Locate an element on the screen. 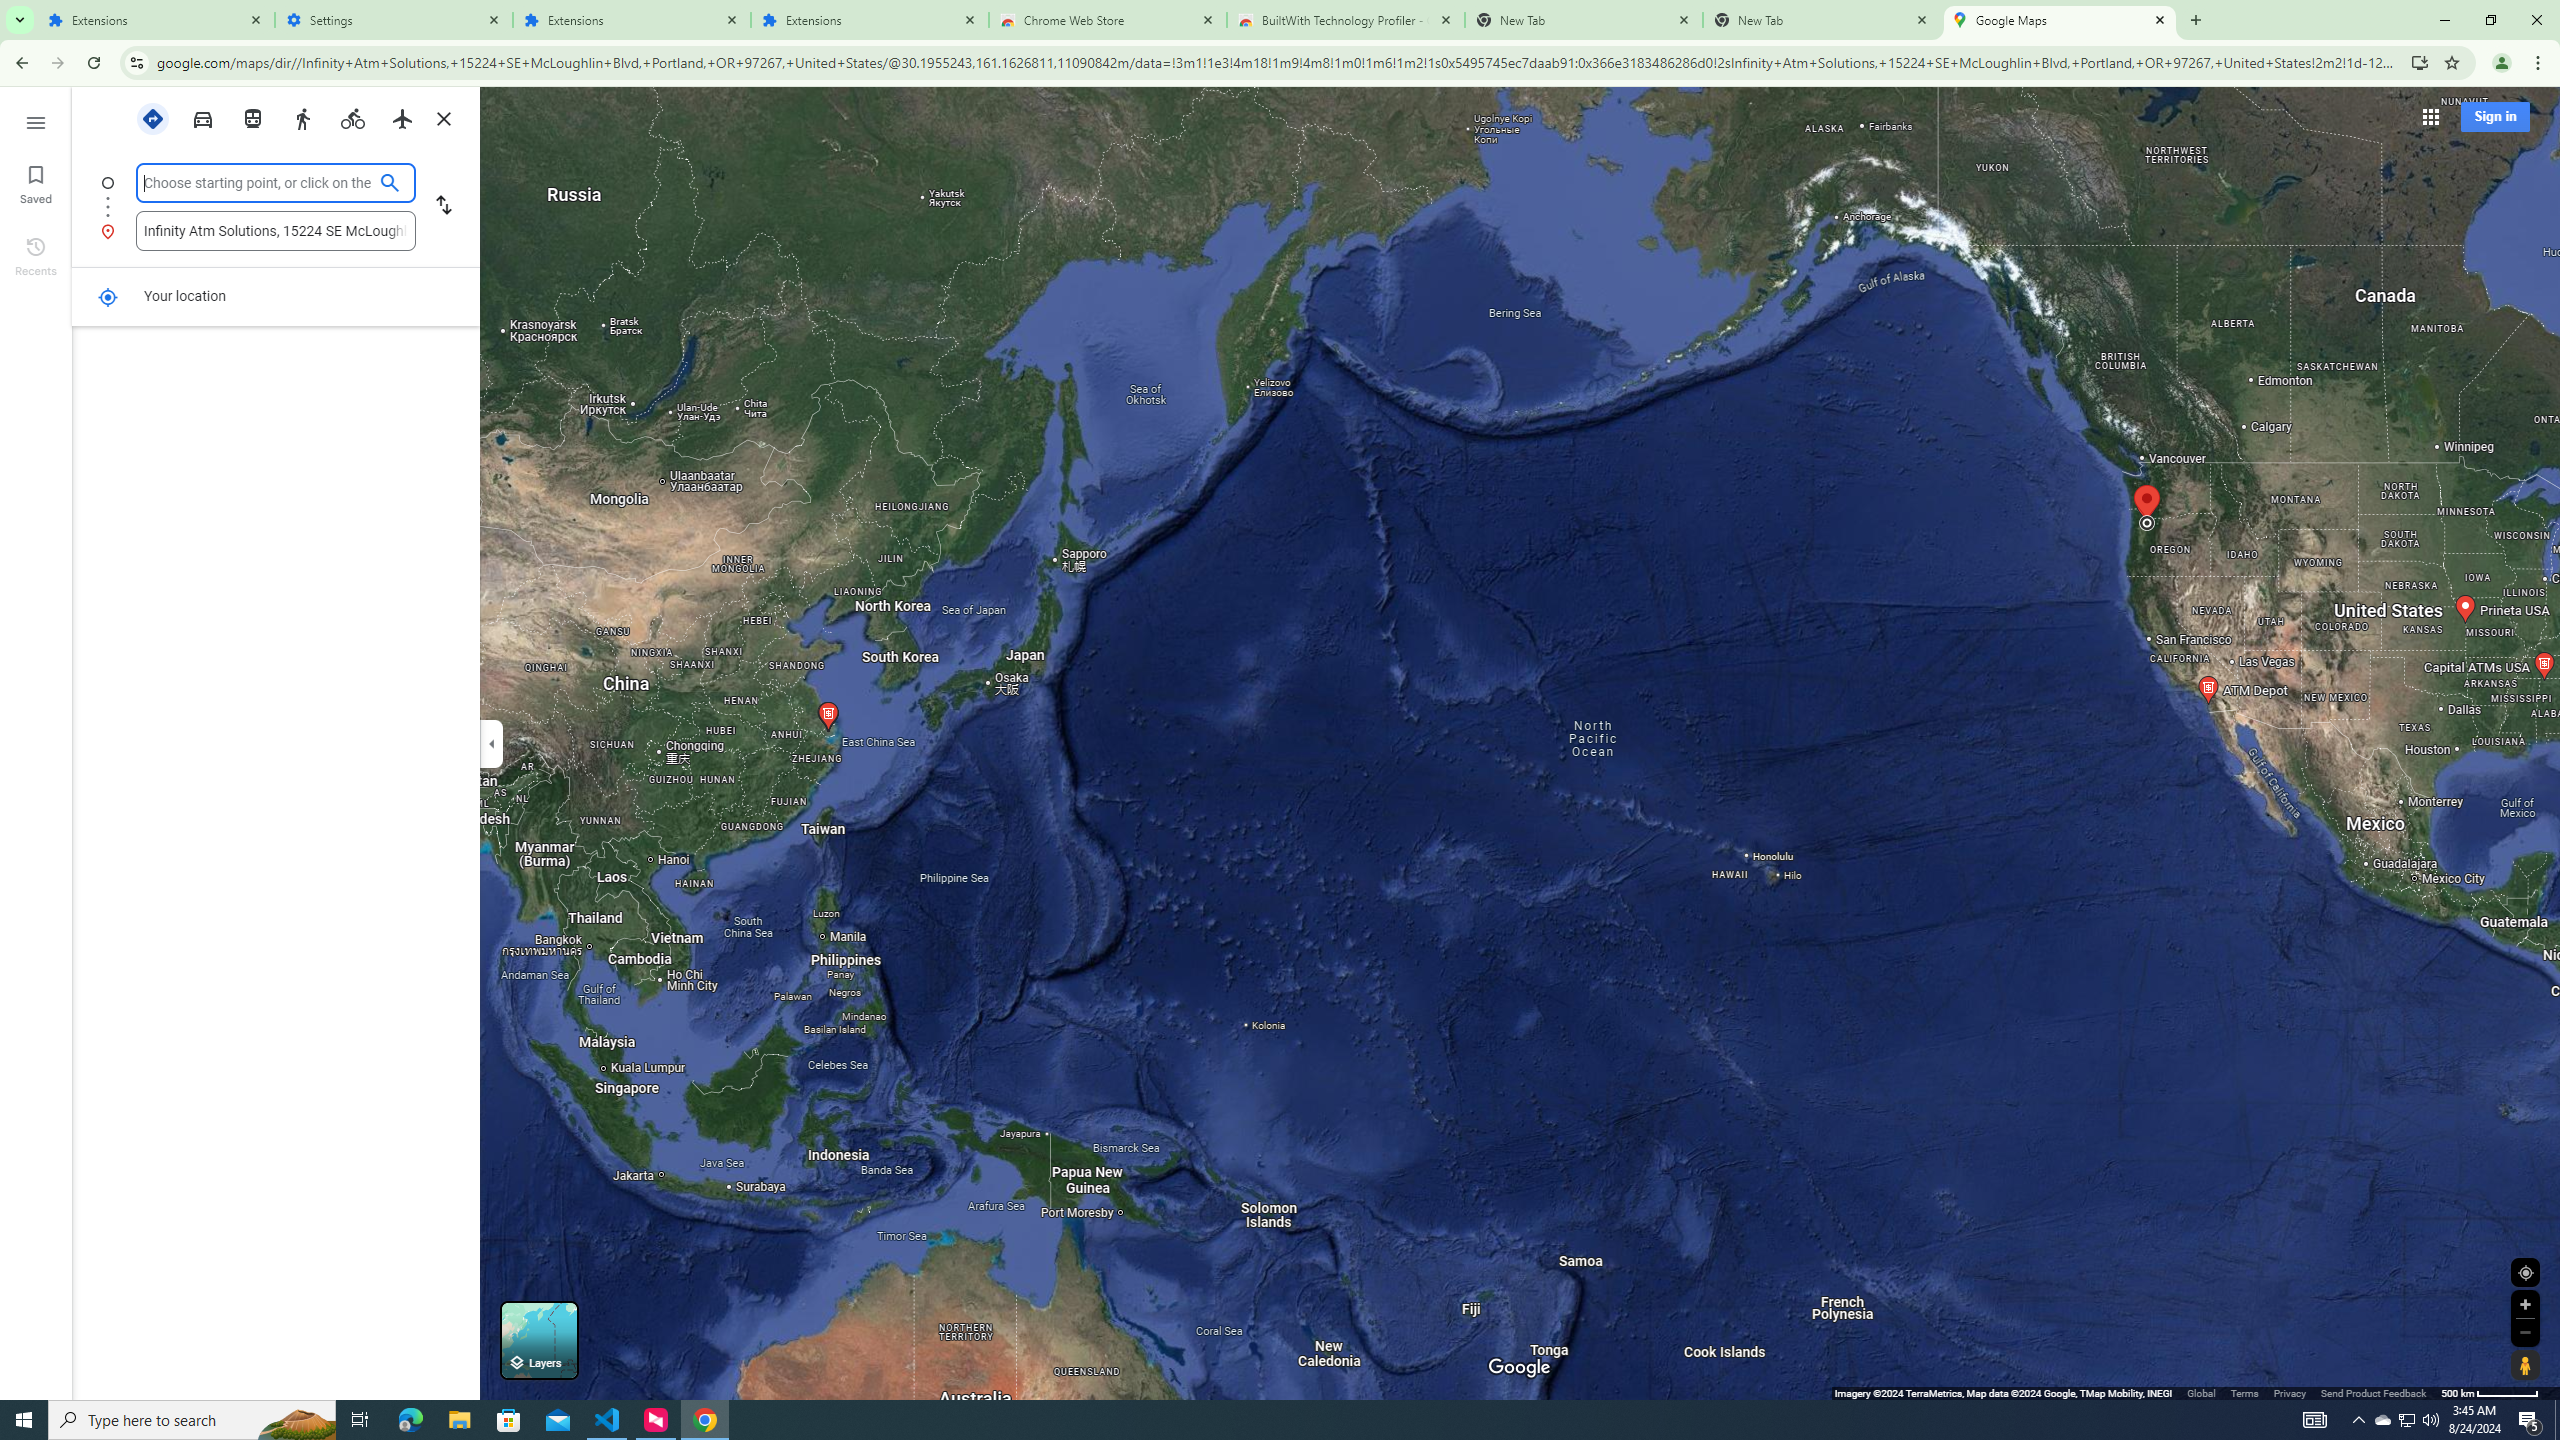 The width and height of the screenshot is (2560, 1440). 'Menu' is located at coordinates (34, 120).